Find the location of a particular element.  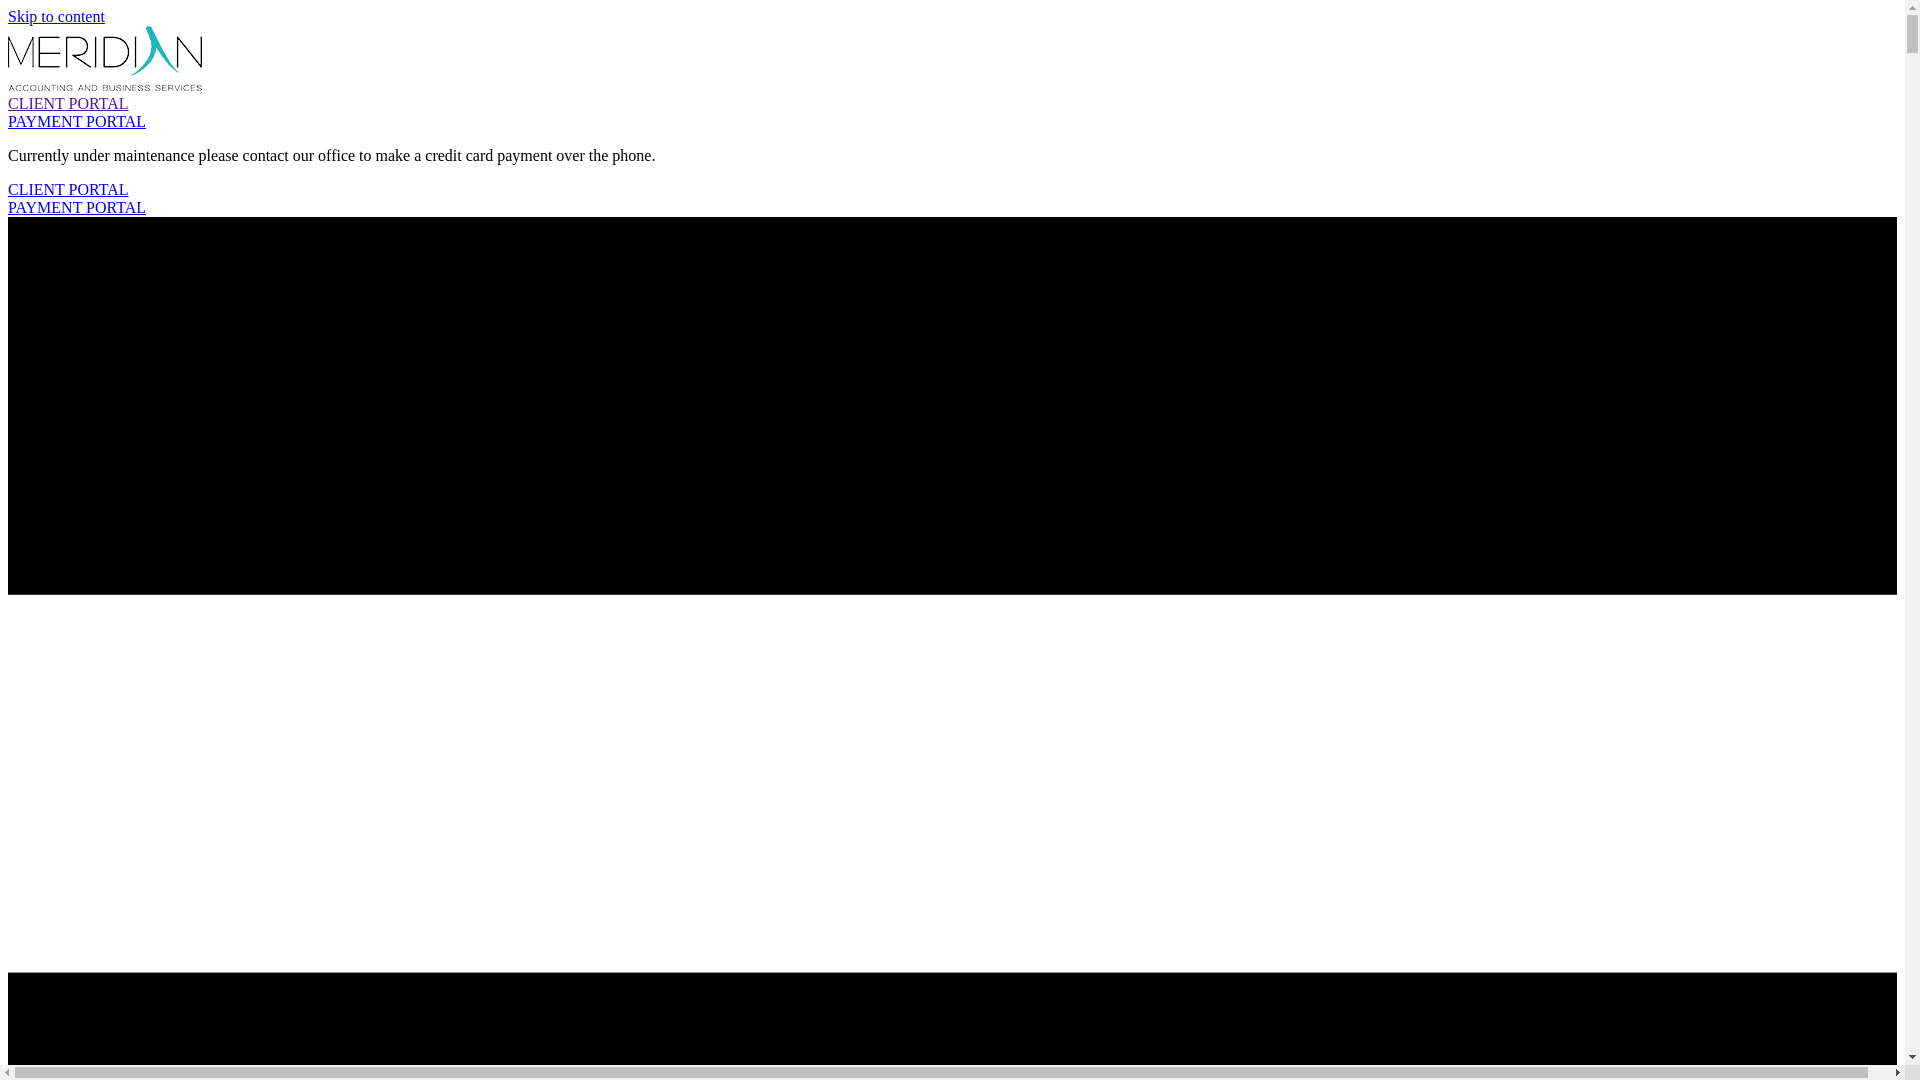

'Skip to content' is located at coordinates (56, 16).